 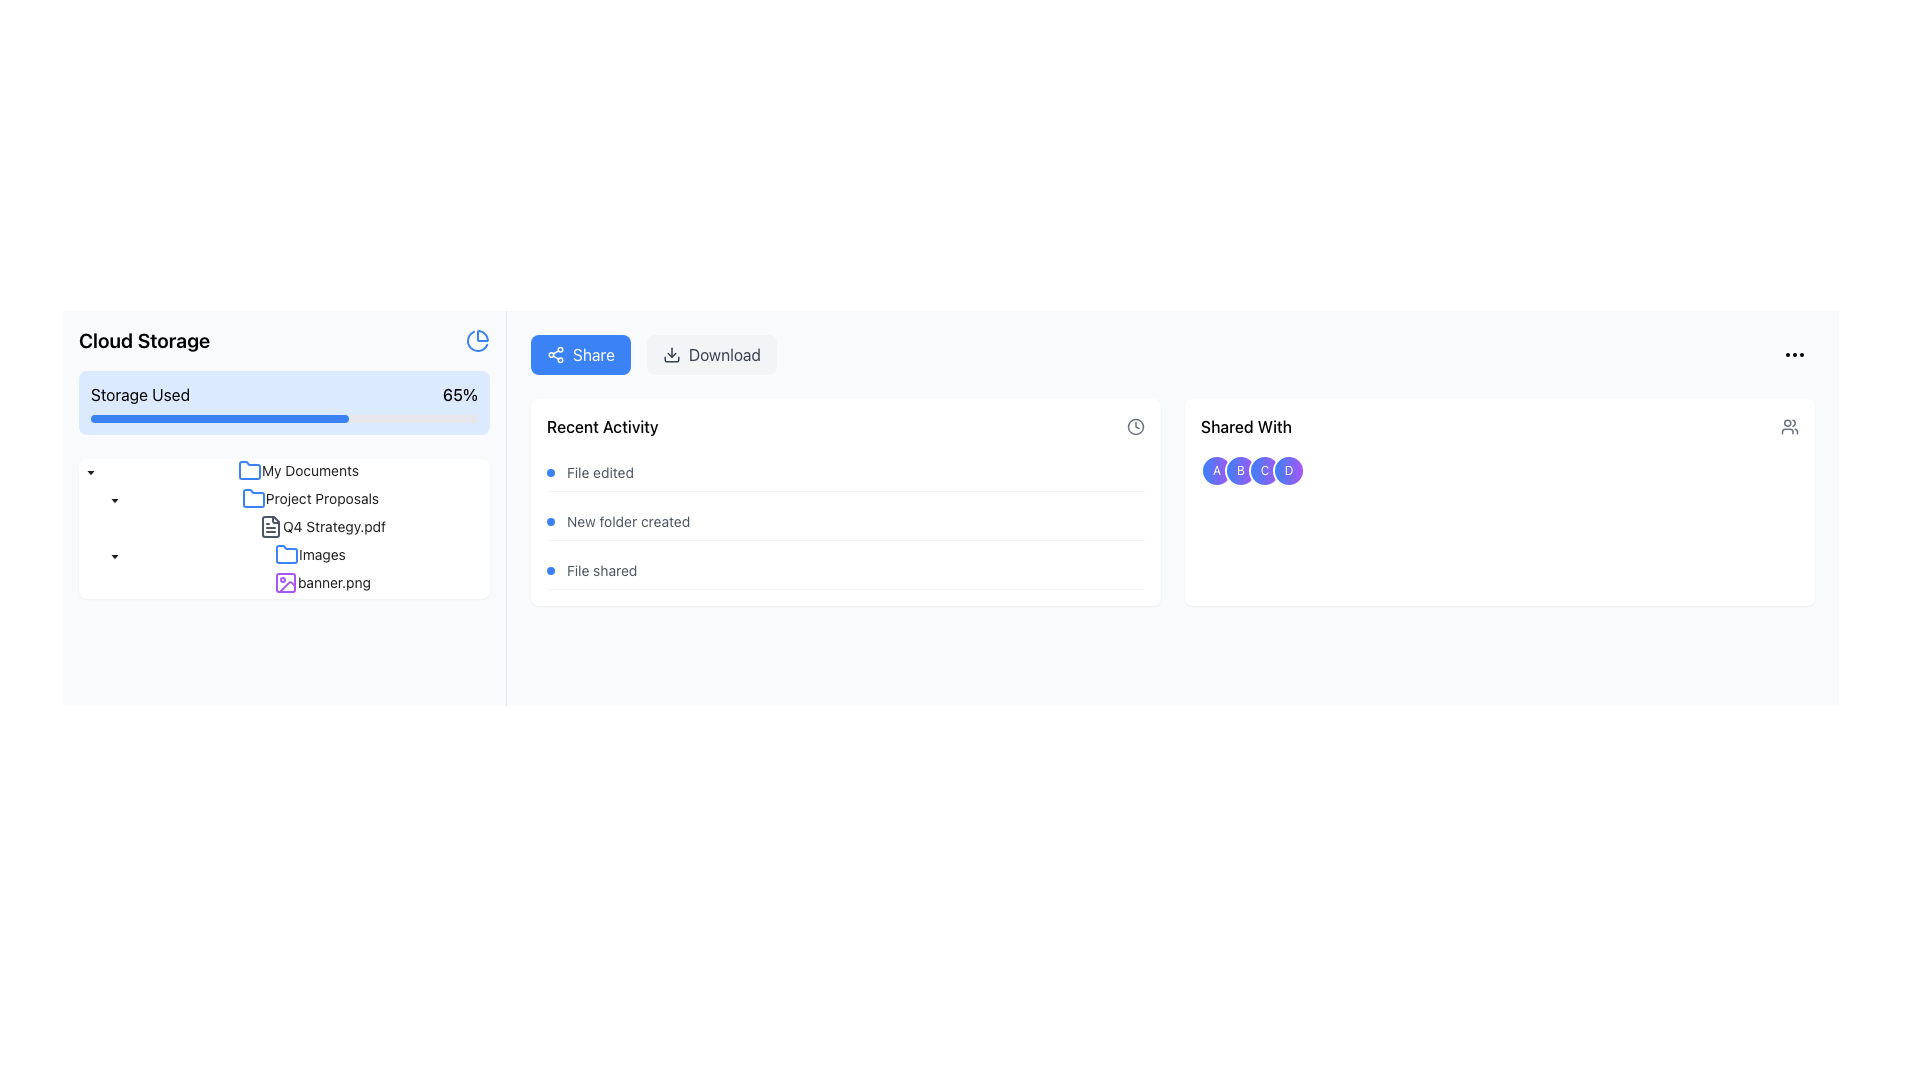 What do you see at coordinates (283, 555) in the screenshot?
I see `the folder icon labeled 'Images'` at bounding box center [283, 555].